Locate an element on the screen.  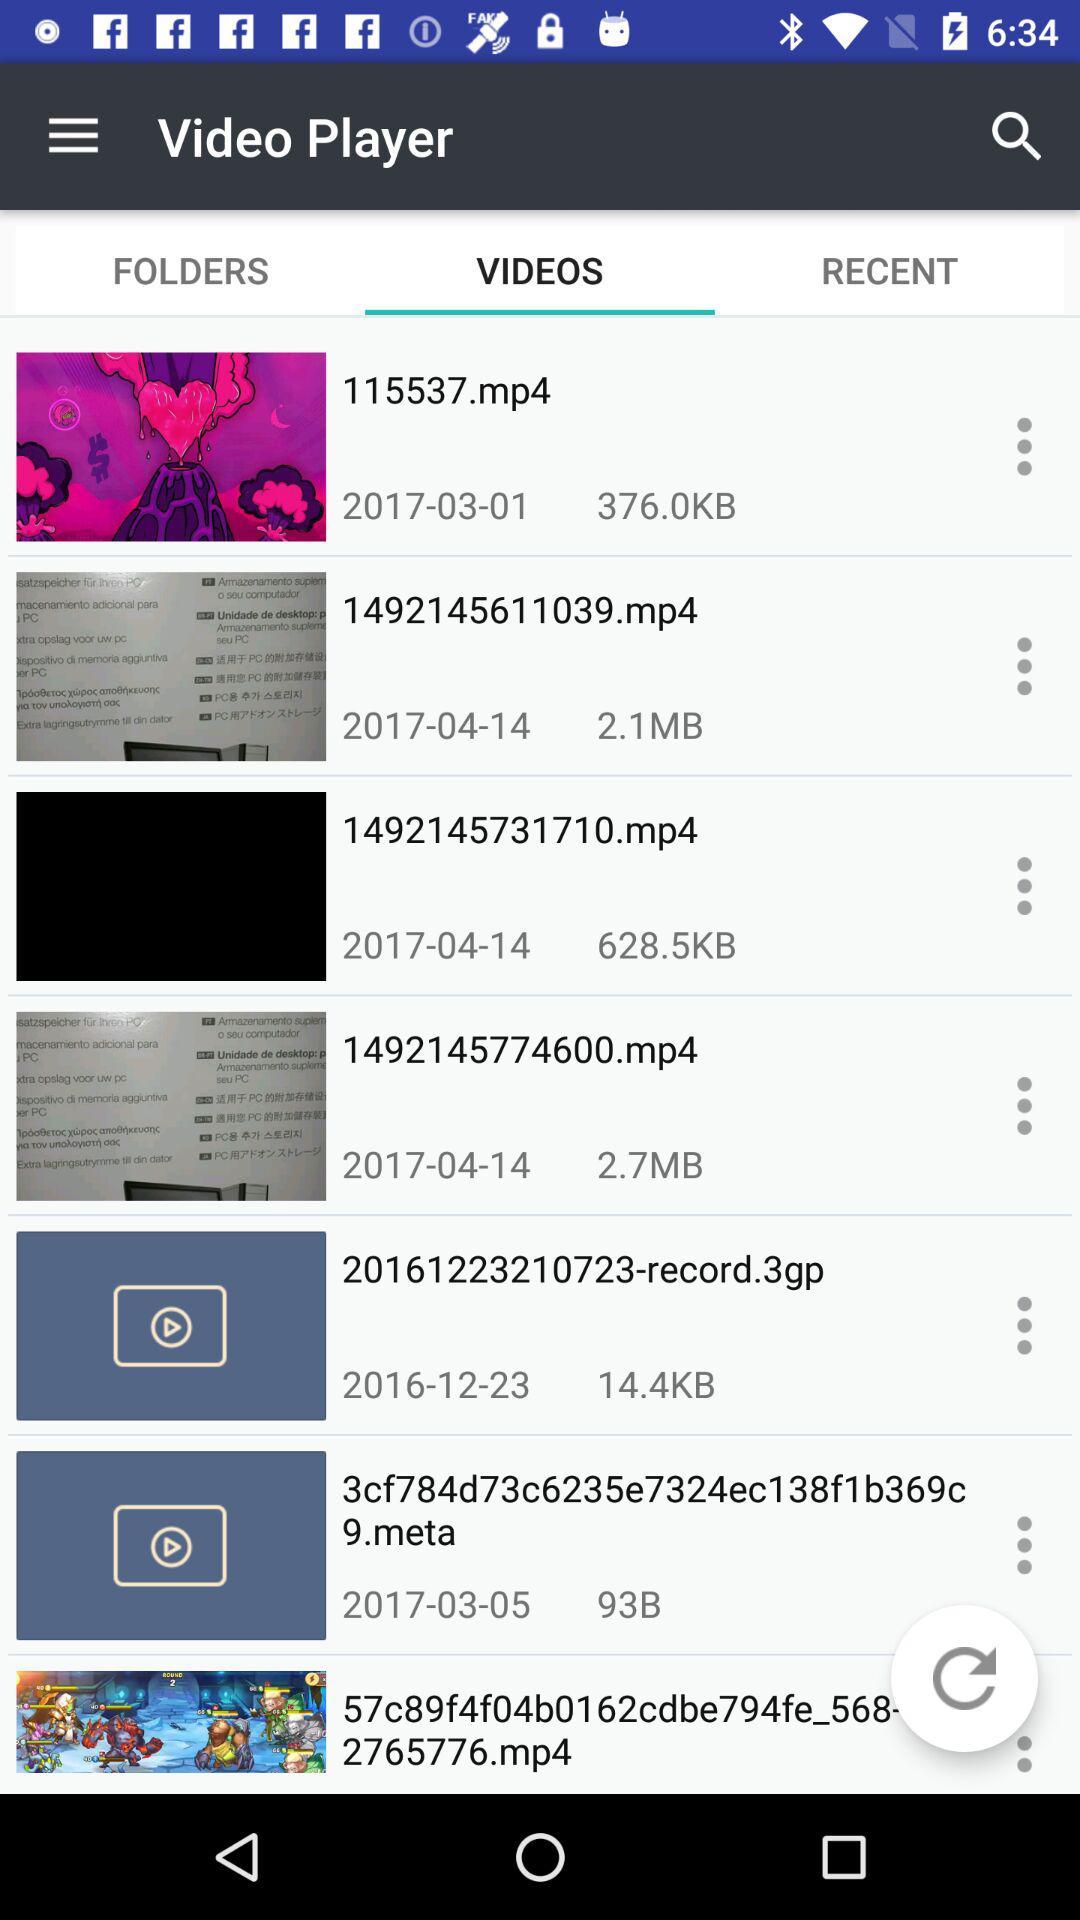
refresh is located at coordinates (963, 1678).